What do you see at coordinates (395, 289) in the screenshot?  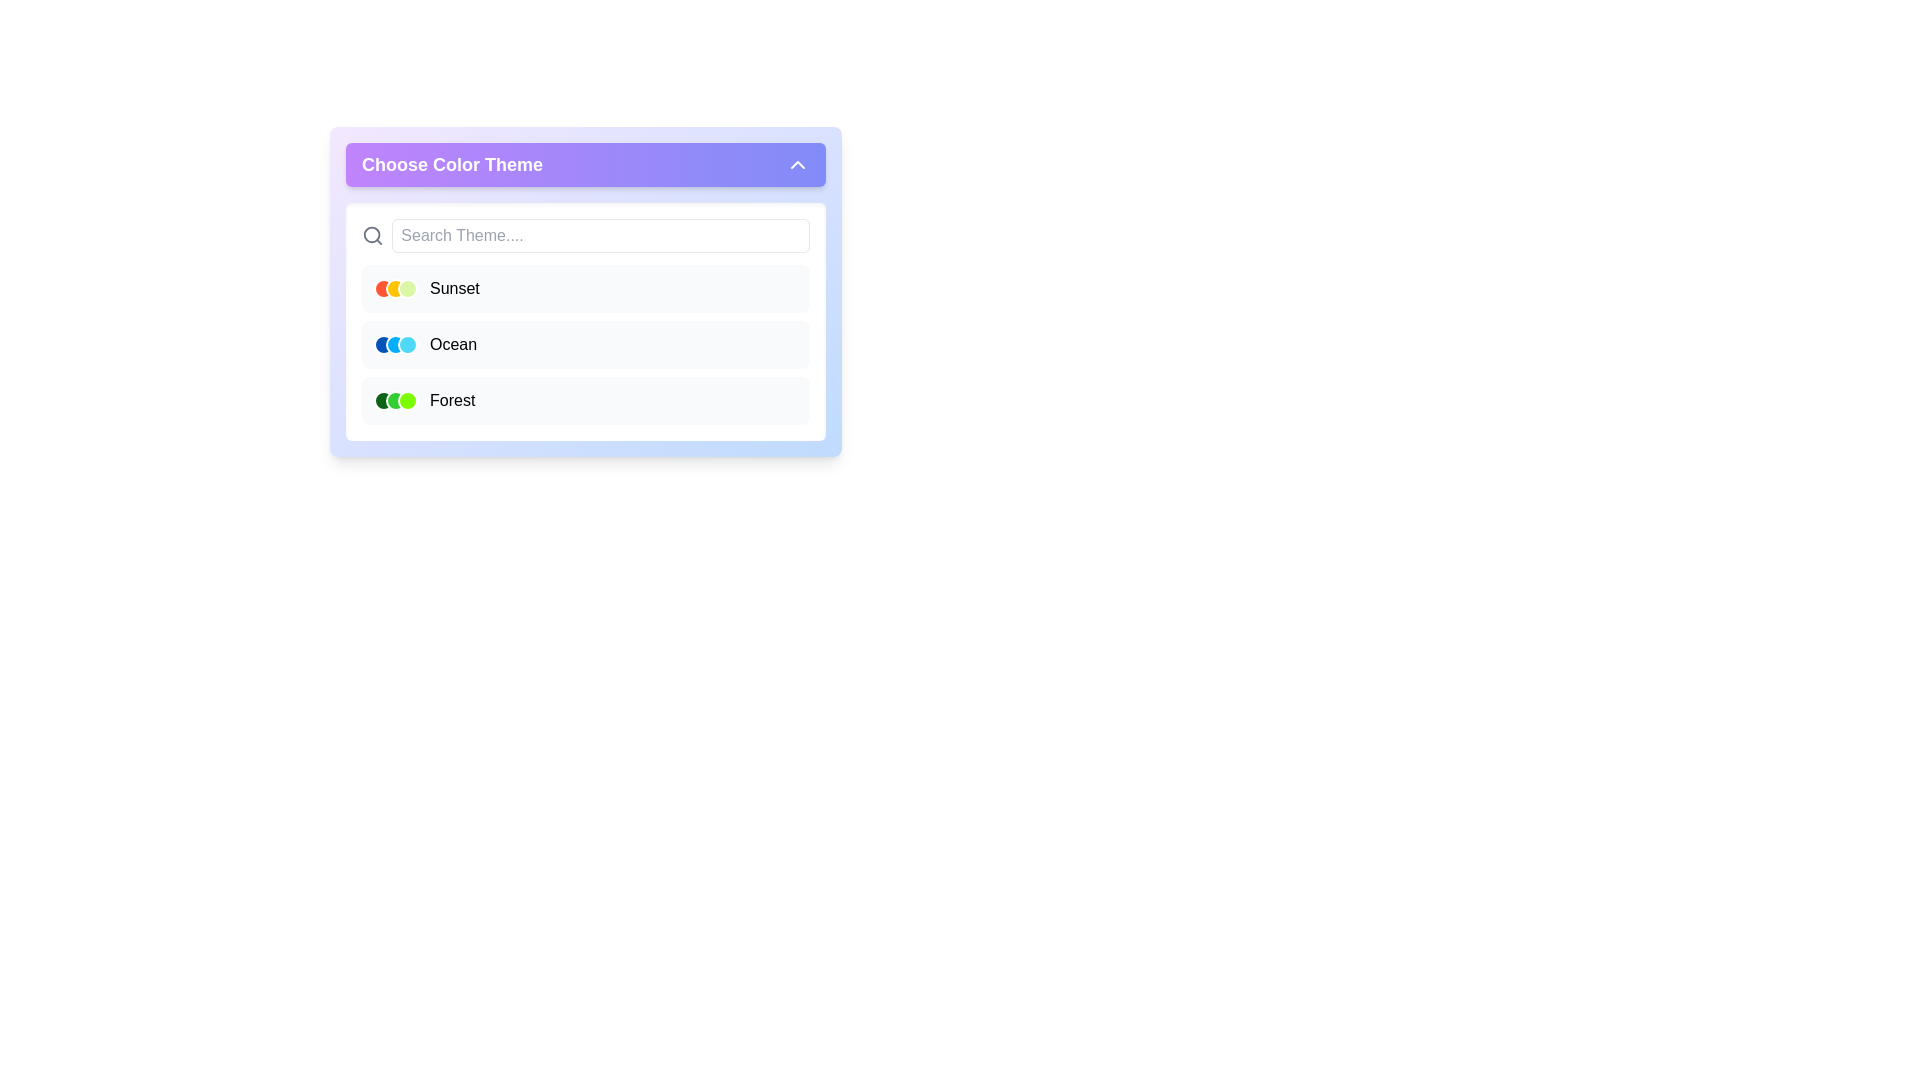 I see `the second circular color indicator with a yellow fill and white border, located beneath the 'Sunset' label in the color theme selection section` at bounding box center [395, 289].